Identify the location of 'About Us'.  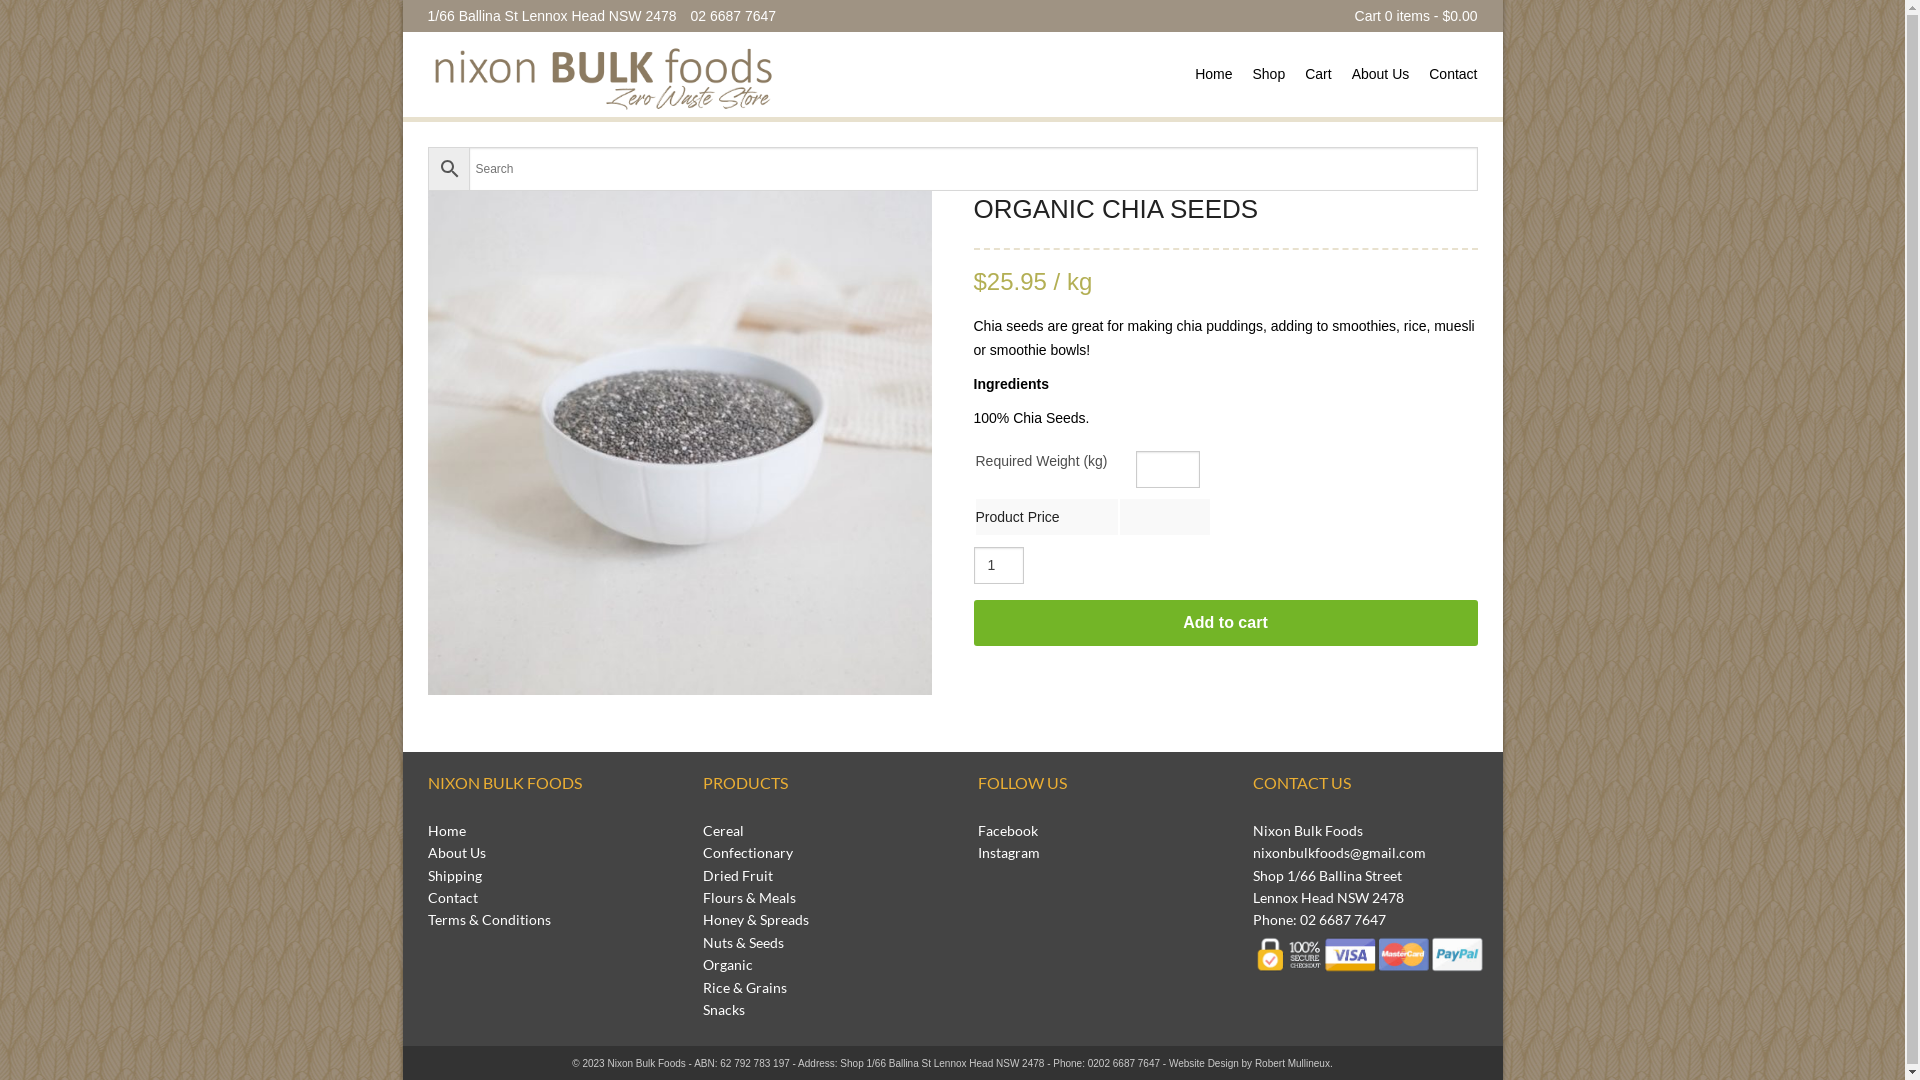
(1380, 73).